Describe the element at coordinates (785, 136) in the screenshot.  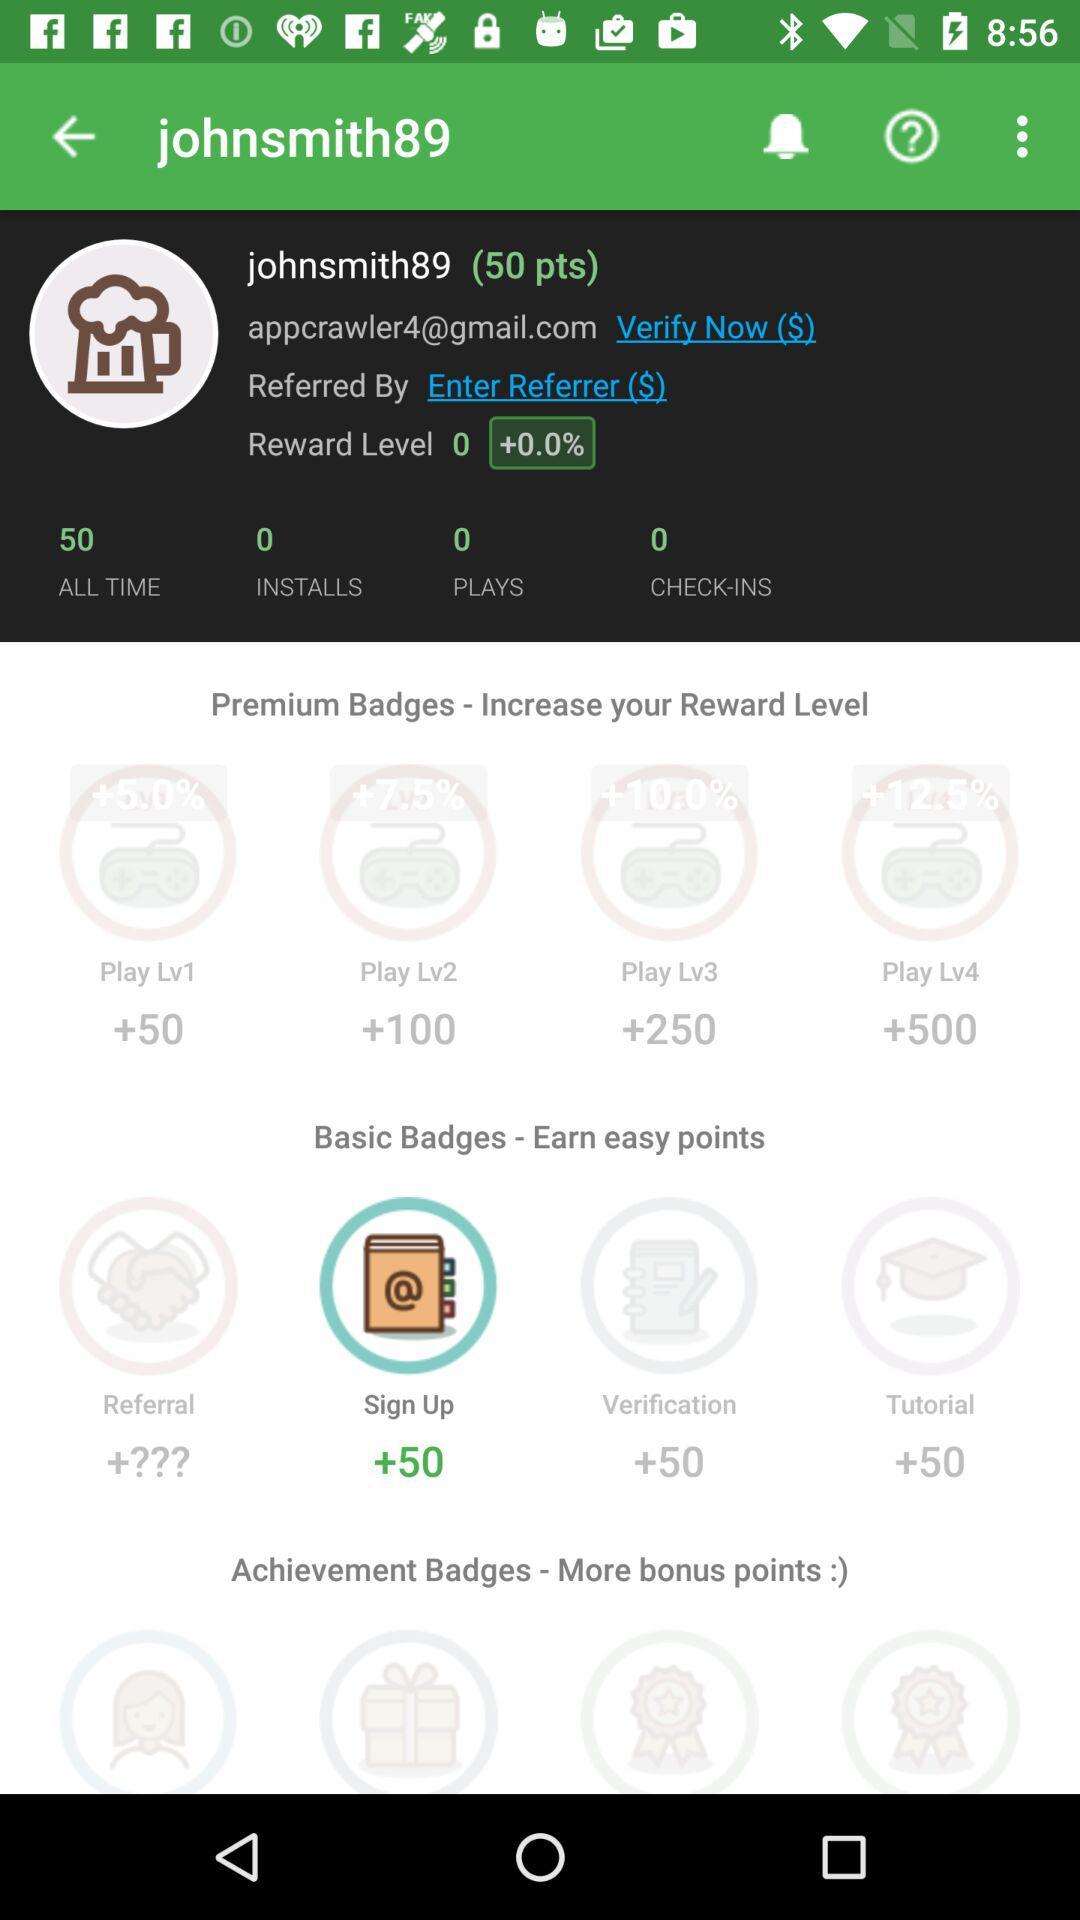
I see `the notification symbol` at that location.